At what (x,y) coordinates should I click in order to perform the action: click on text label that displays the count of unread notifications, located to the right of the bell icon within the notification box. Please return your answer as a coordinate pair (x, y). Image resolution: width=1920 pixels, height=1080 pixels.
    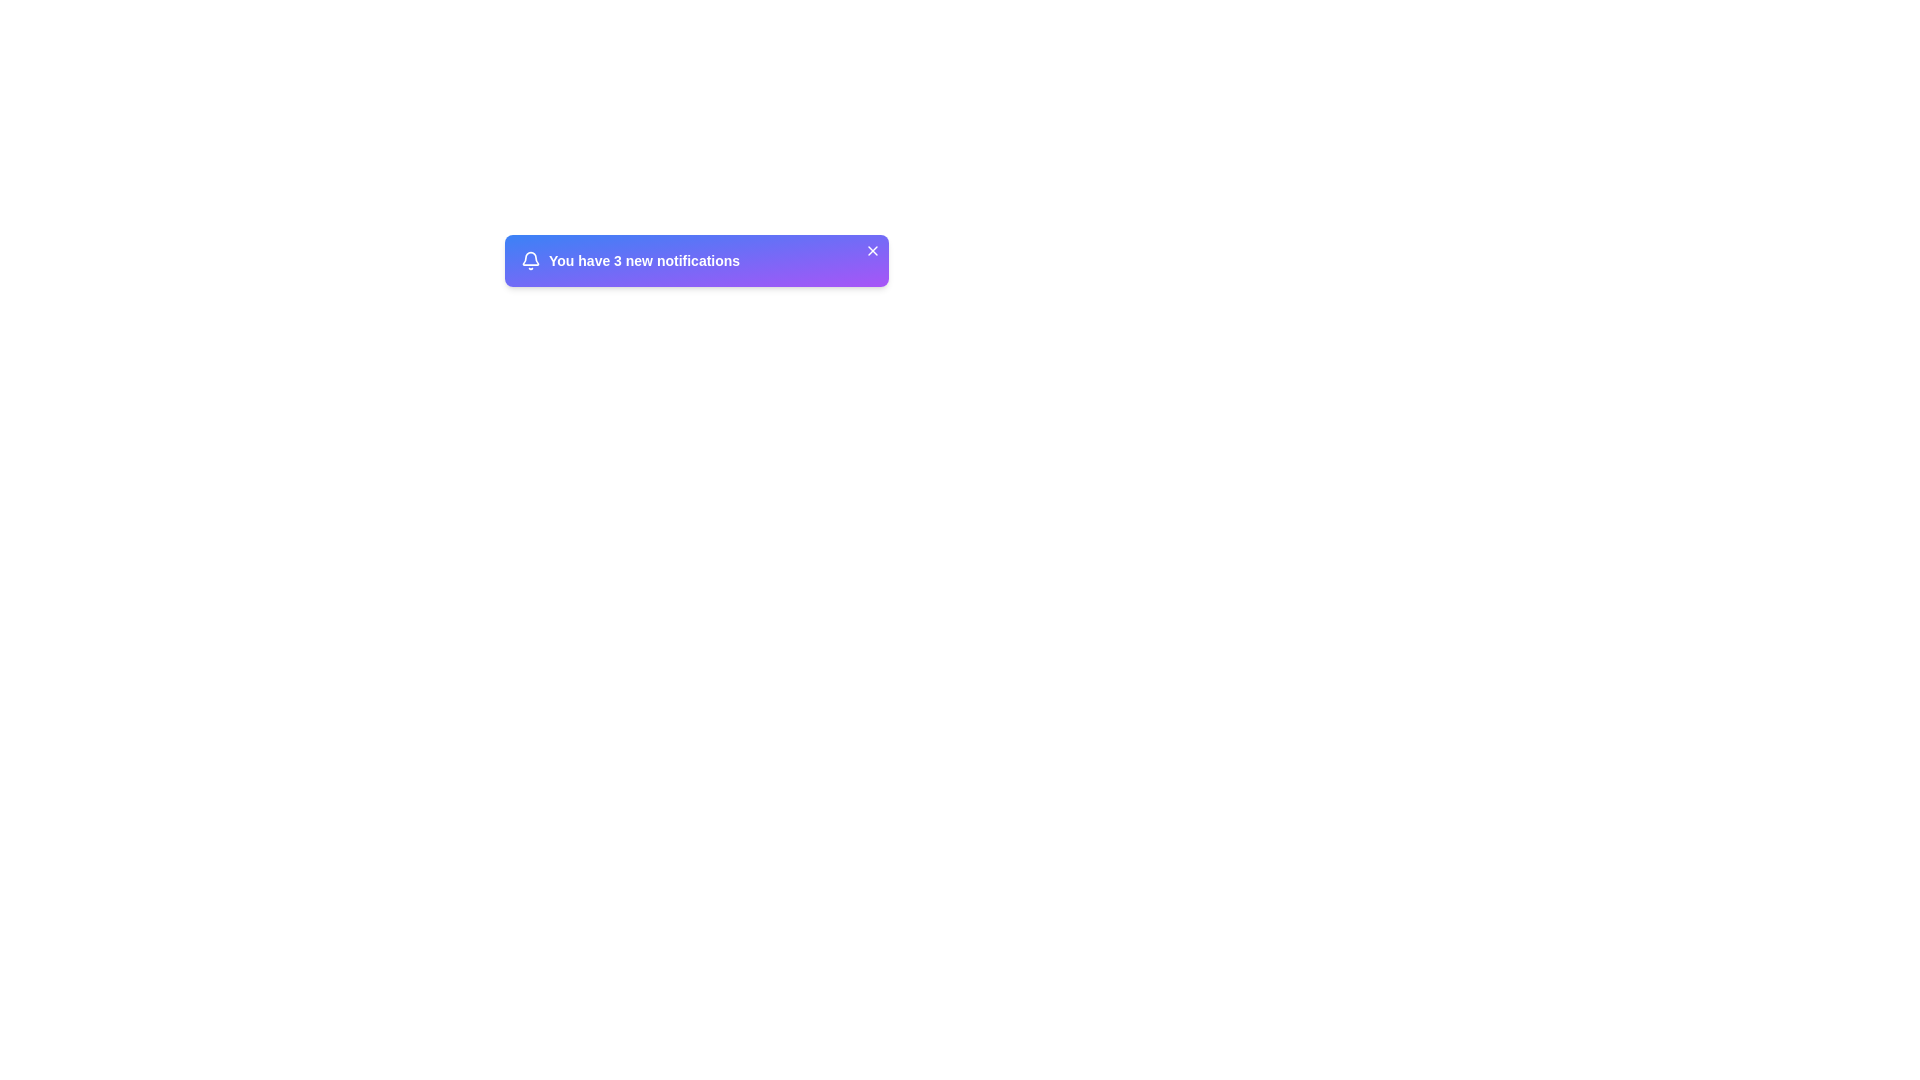
    Looking at the image, I should click on (644, 260).